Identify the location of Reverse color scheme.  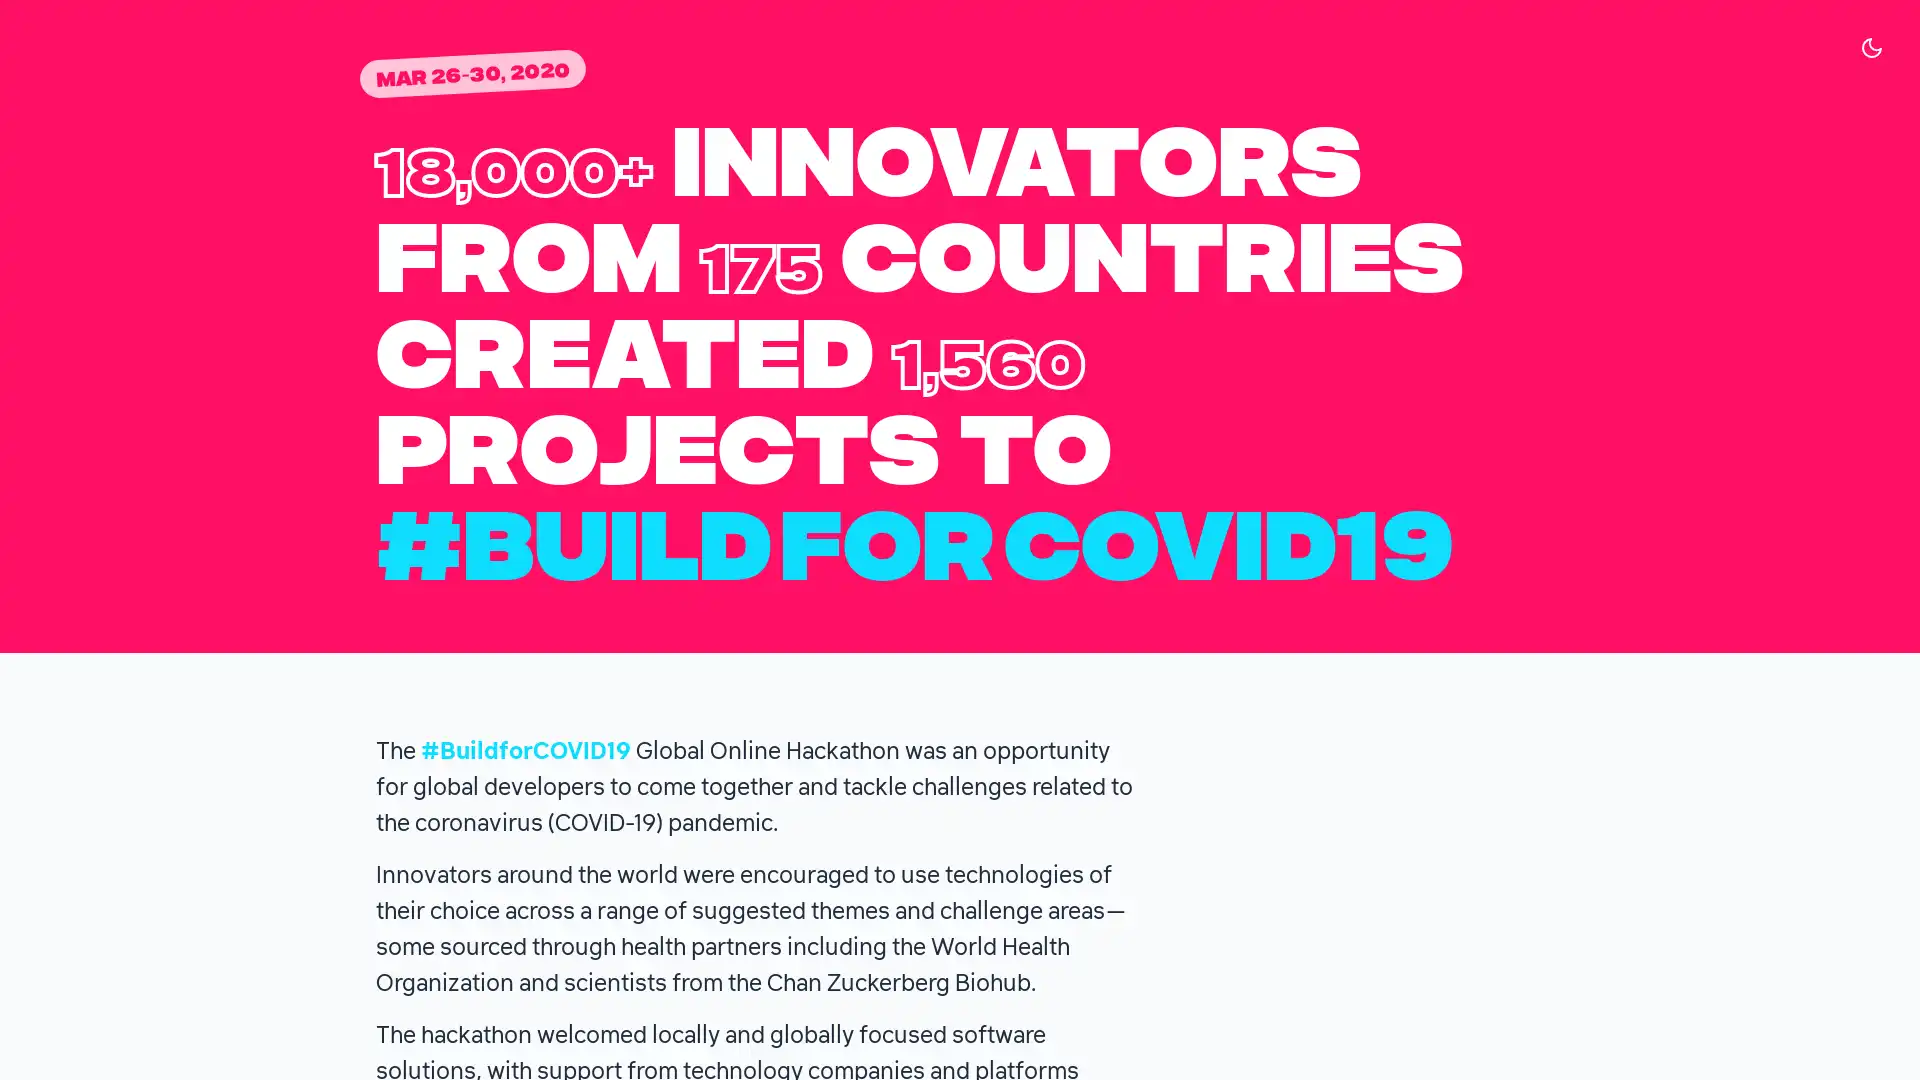
(1871, 46).